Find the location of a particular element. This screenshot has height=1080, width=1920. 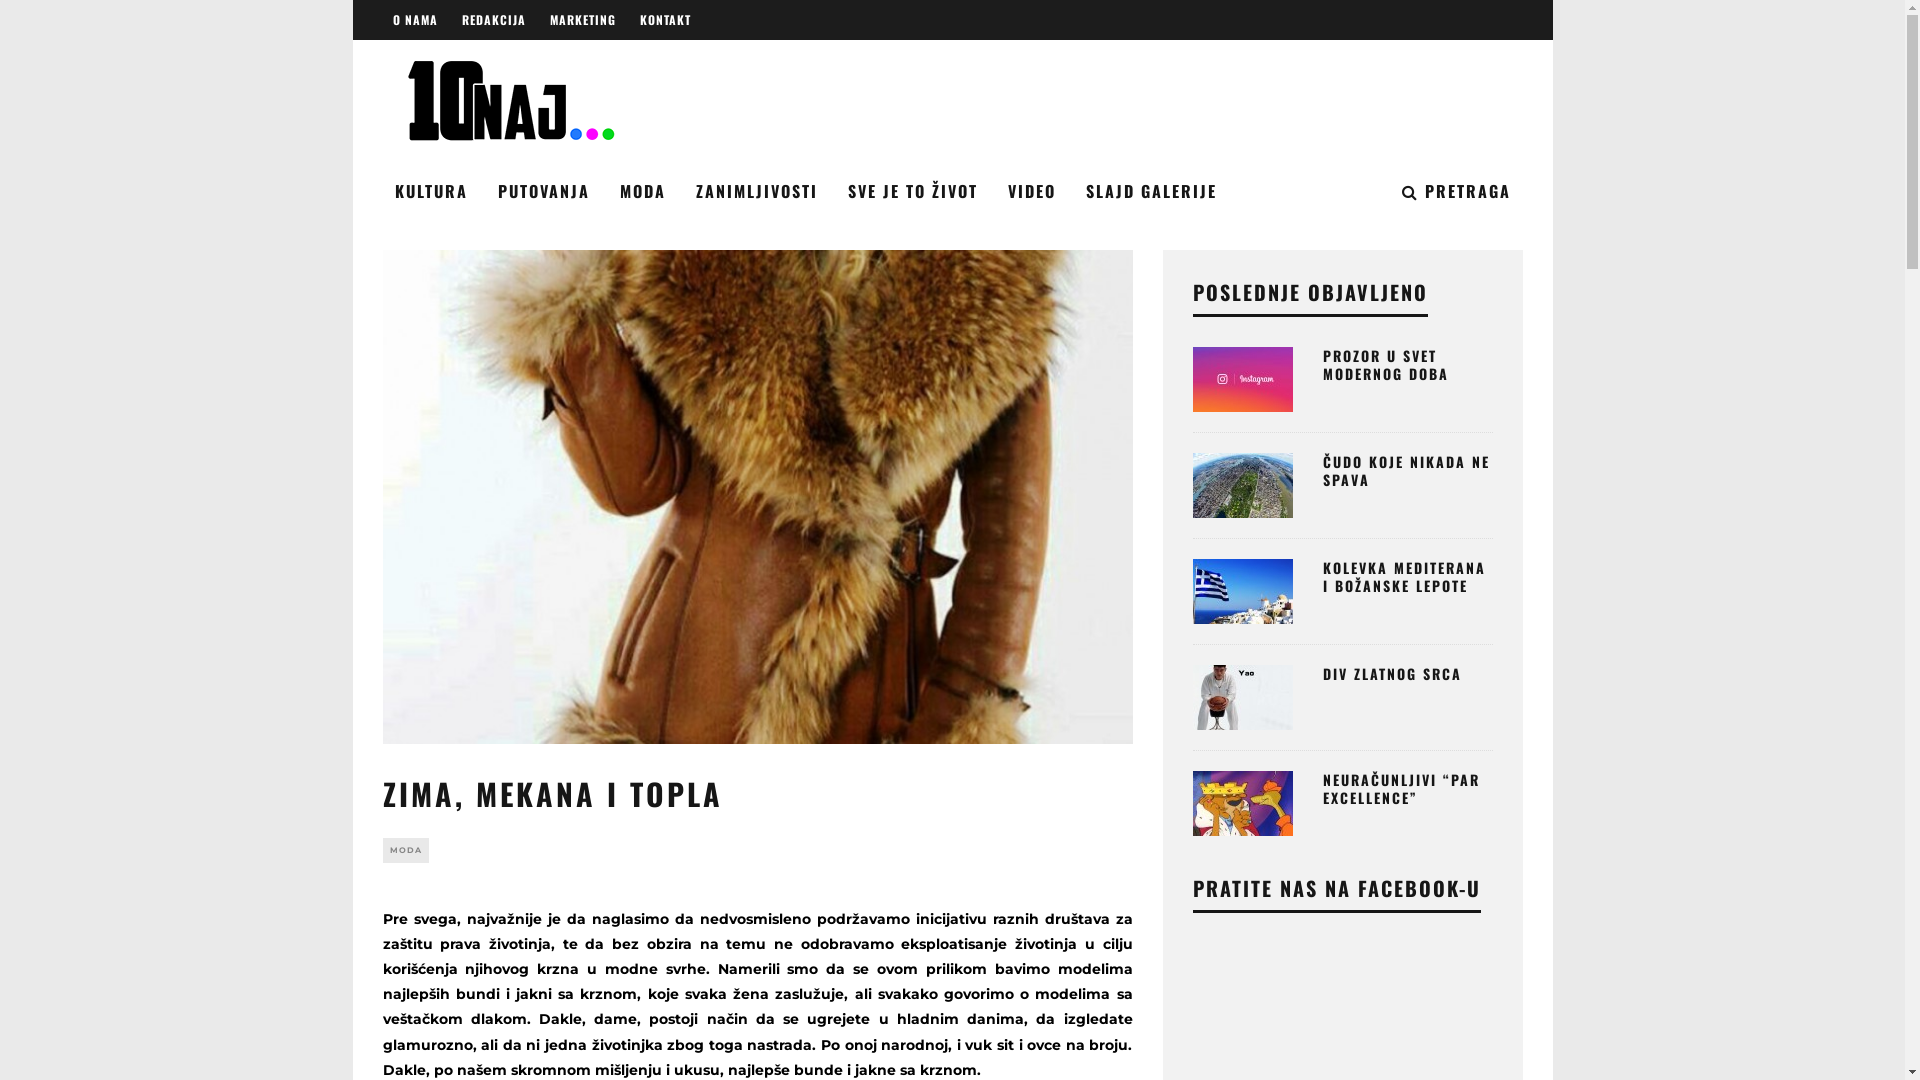

'ZANIMLJIVOSTI' is located at coordinates (756, 191).